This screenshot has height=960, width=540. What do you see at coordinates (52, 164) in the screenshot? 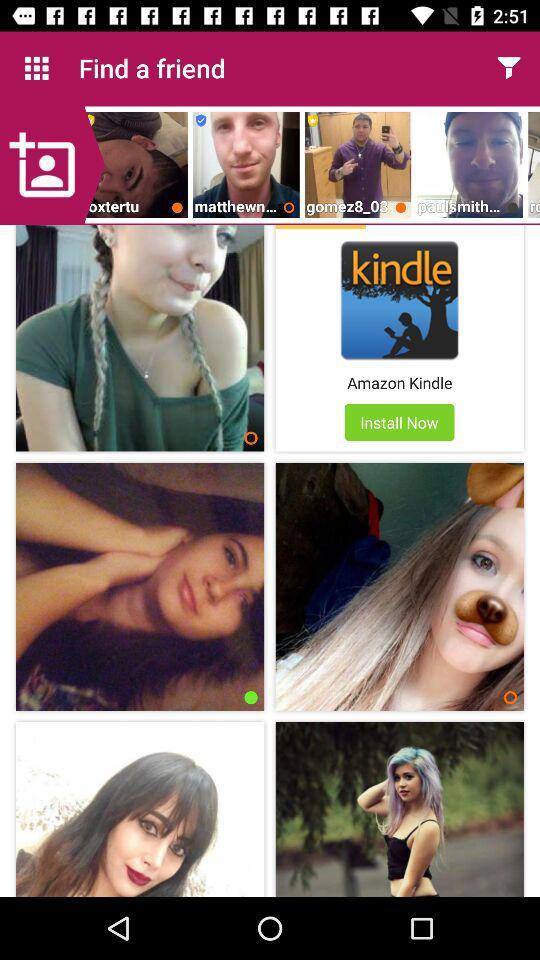
I see `the follow icon` at bounding box center [52, 164].